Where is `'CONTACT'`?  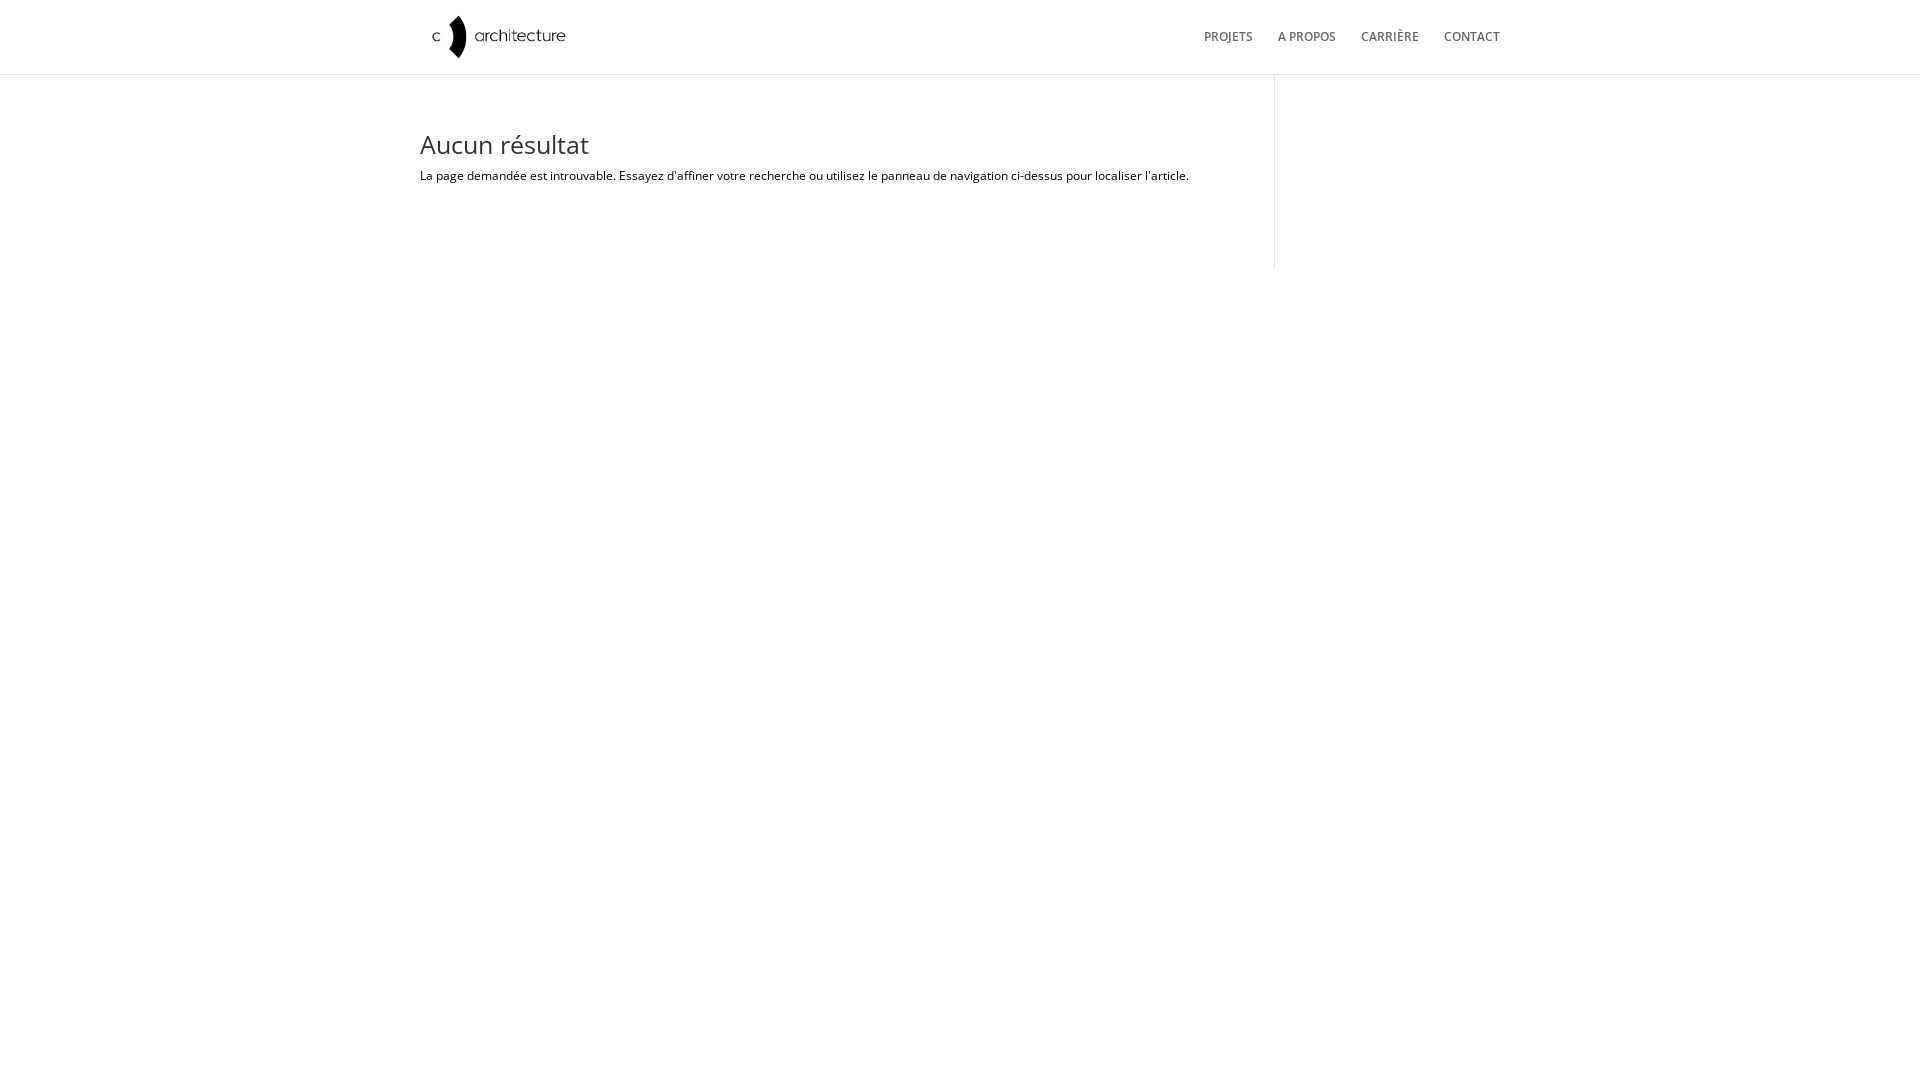
'CONTACT' is located at coordinates (1472, 50).